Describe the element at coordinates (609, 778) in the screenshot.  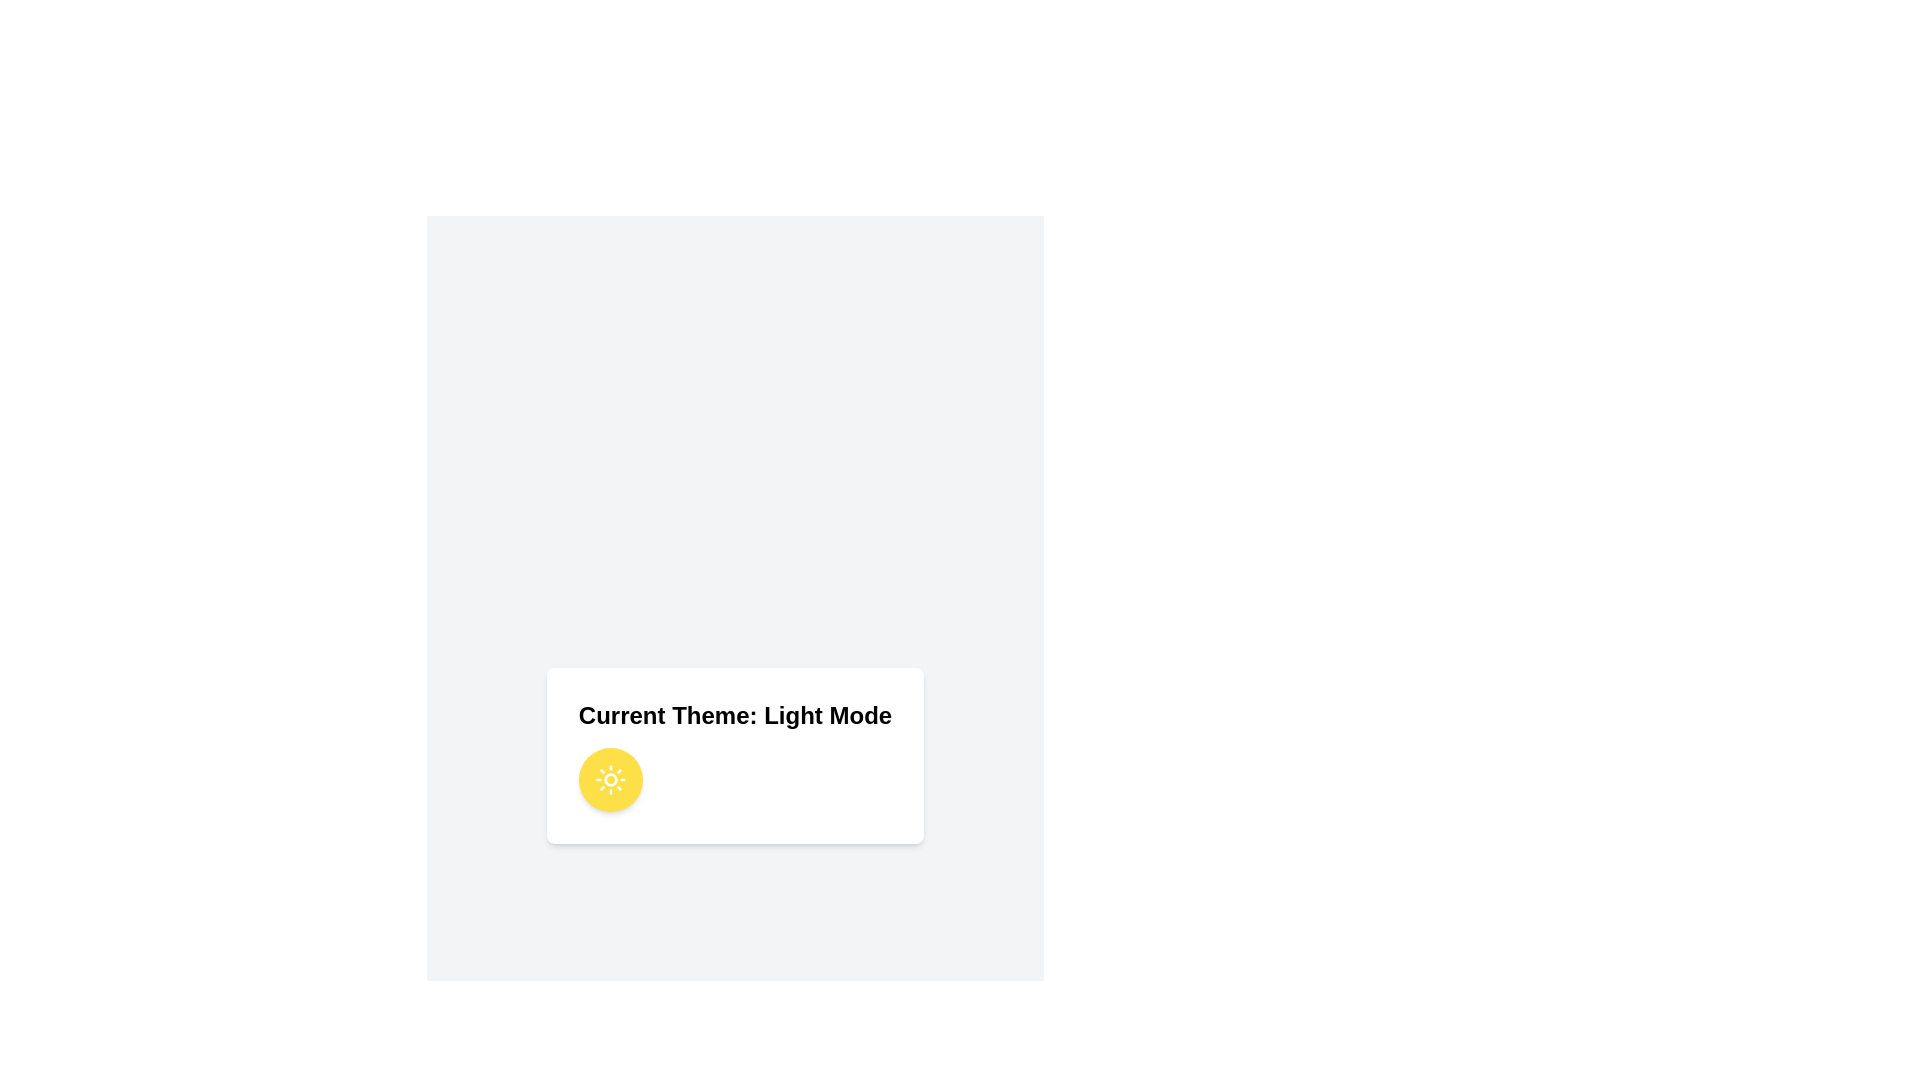
I see `the theme toggle button to switch the theme` at that location.